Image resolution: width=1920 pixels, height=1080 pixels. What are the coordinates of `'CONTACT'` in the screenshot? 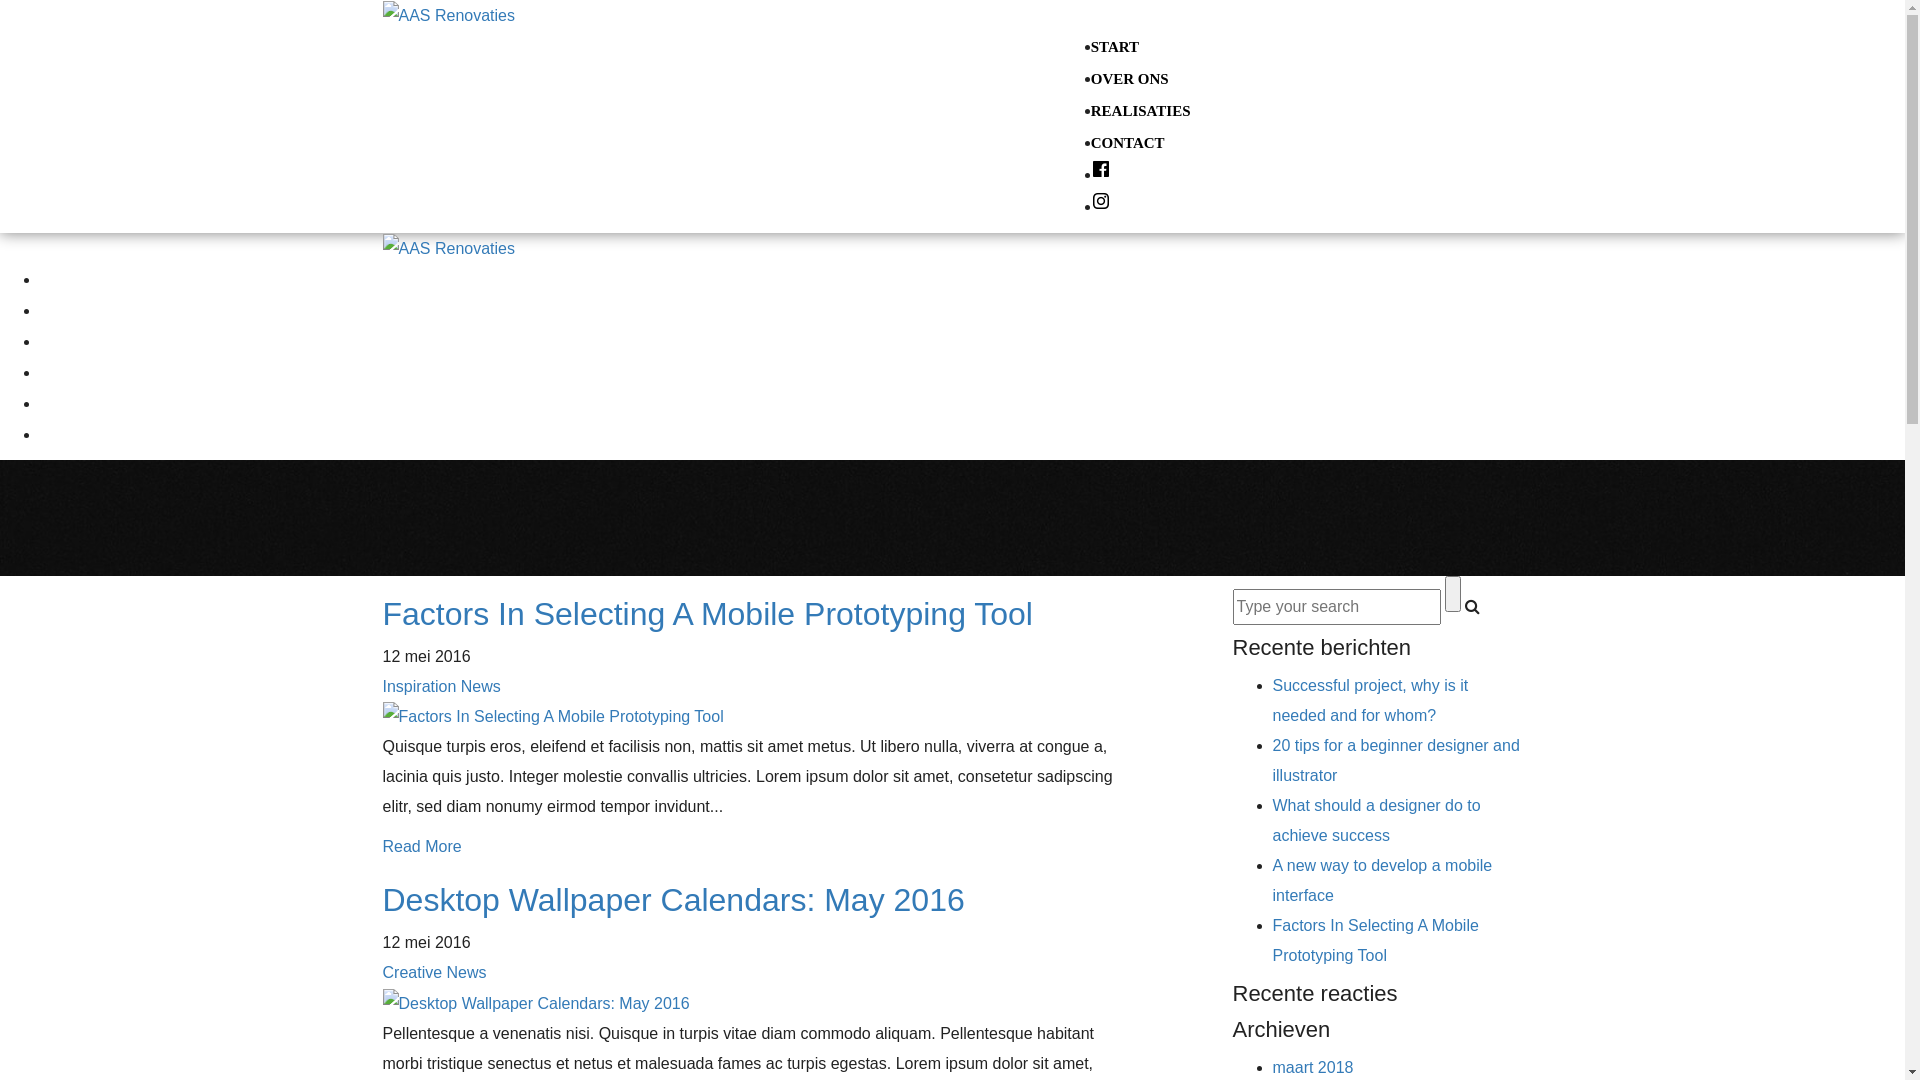 It's located at (1128, 141).